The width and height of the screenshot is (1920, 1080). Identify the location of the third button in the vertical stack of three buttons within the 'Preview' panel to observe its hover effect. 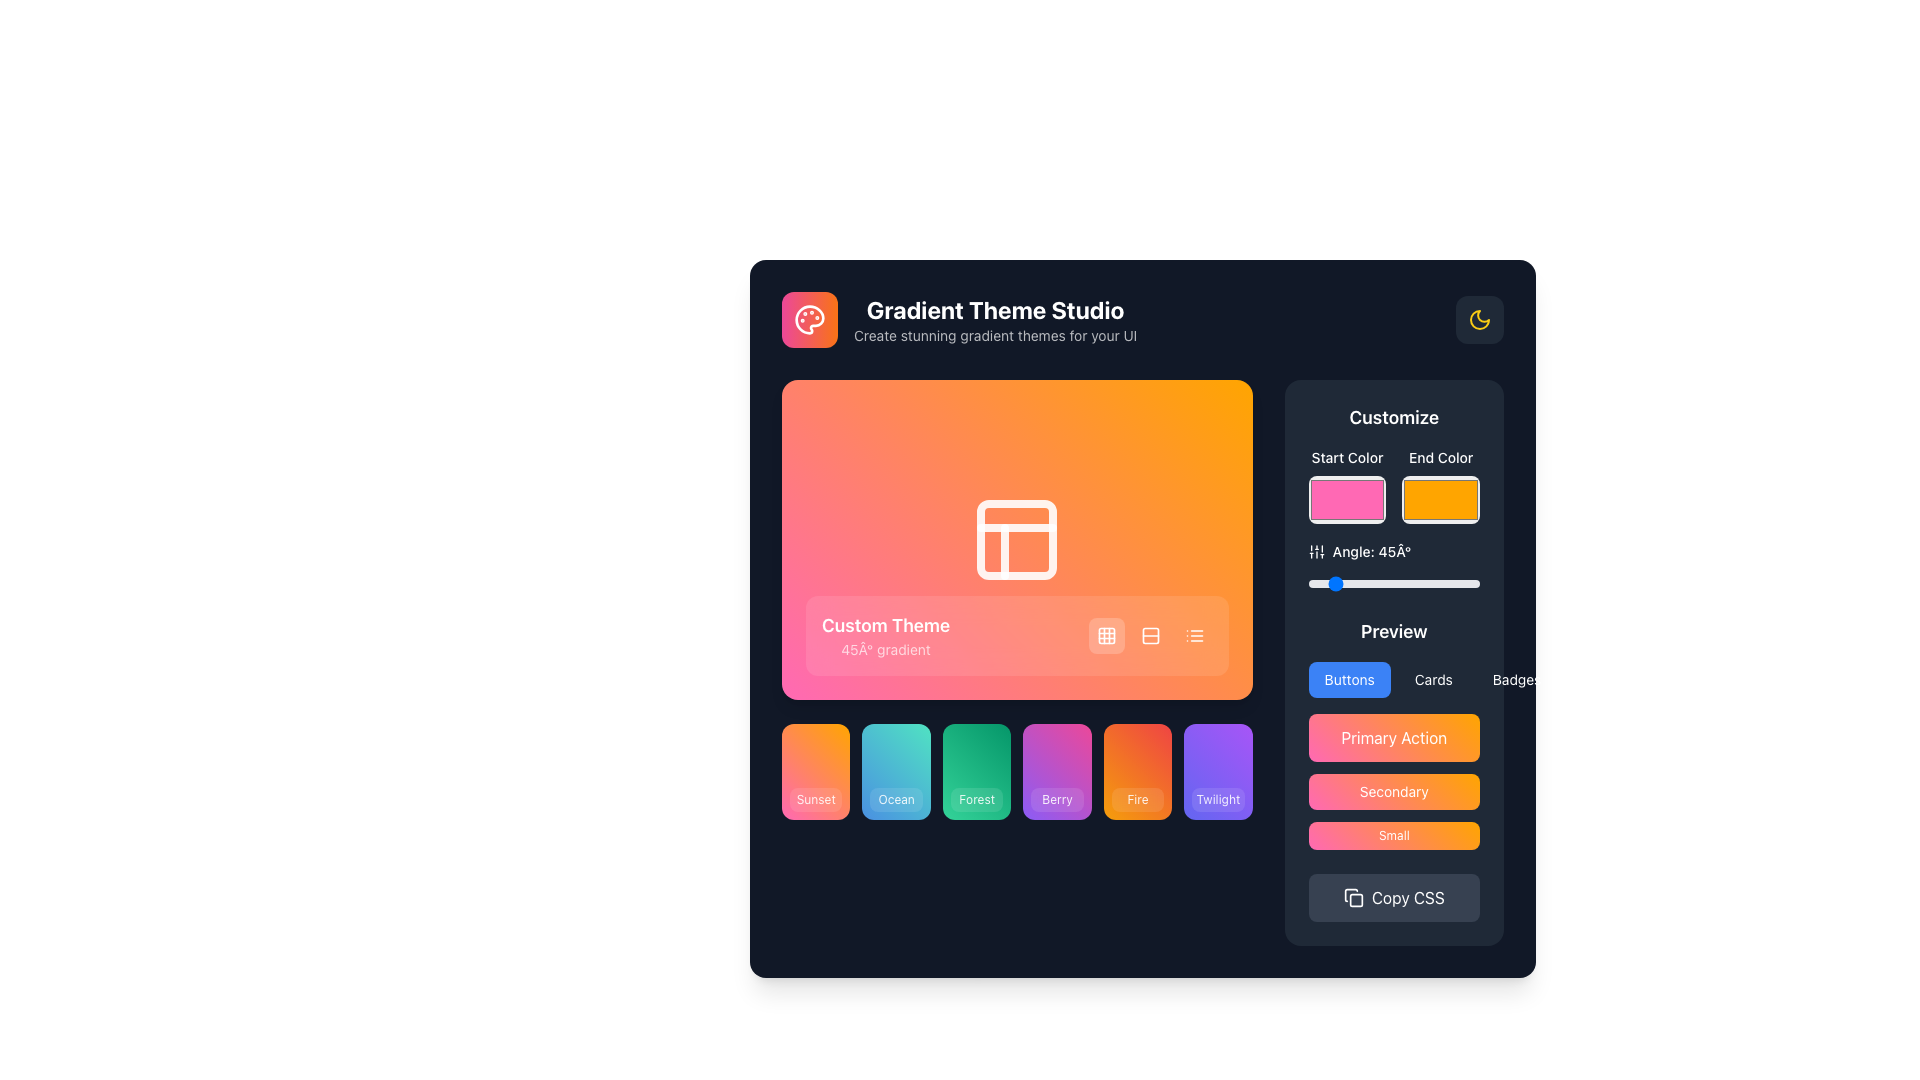
(1393, 836).